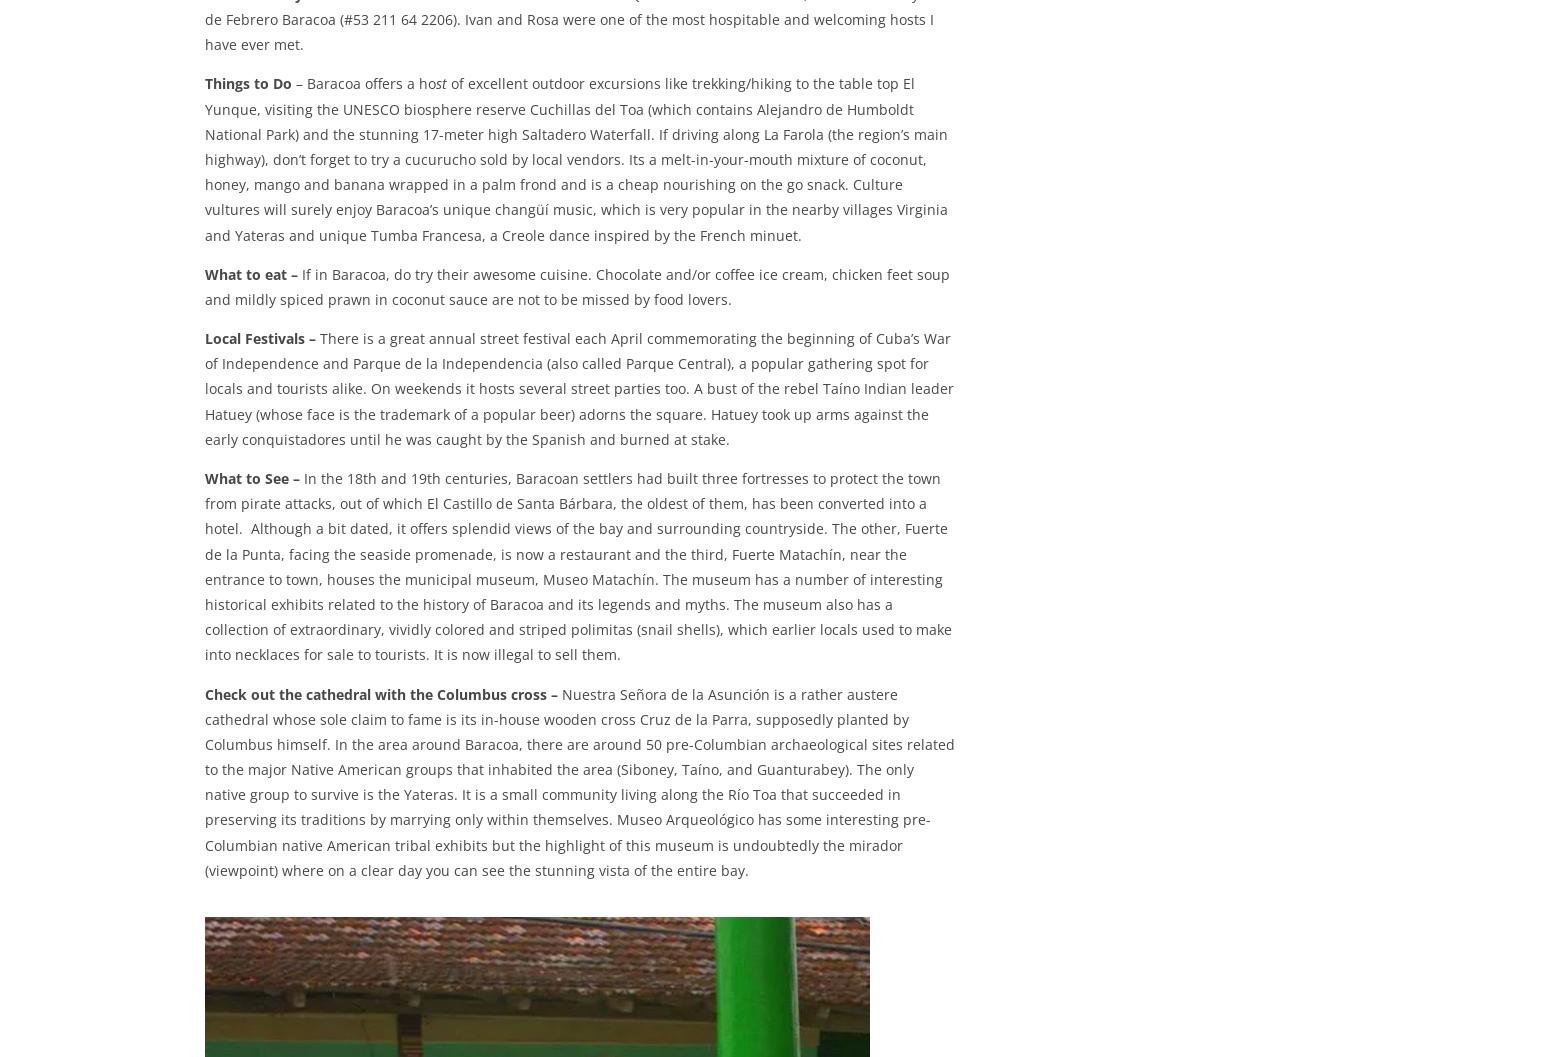 This screenshot has height=1057, width=1568. I want to click on 'of excellent outdoor excursions like trekking/hiking to the table top El Yunque, visiting the UNESCO biosphere reserve Cuchillas del Toa (which contains Alejandro de Humboldt National Park) and the stunning 17-meter high Saltadero Waterfall. If driving along La Farola (the region’s main highway), don’t forget to try a cucurucho sold by local vendors. Its a melt-in-your-mouth mixture of coconut, honey, mango and banana wrapped in a palm frond and is a cheap nourishing on the go snack. Culture vultures will surely enjoy Baracoa’s unique changüí music, which is very popular in the nearby villages Virginia and Yateras and unique Tumba Francesa, a Creole dance inspired by the French minuet.', so click(576, 160).